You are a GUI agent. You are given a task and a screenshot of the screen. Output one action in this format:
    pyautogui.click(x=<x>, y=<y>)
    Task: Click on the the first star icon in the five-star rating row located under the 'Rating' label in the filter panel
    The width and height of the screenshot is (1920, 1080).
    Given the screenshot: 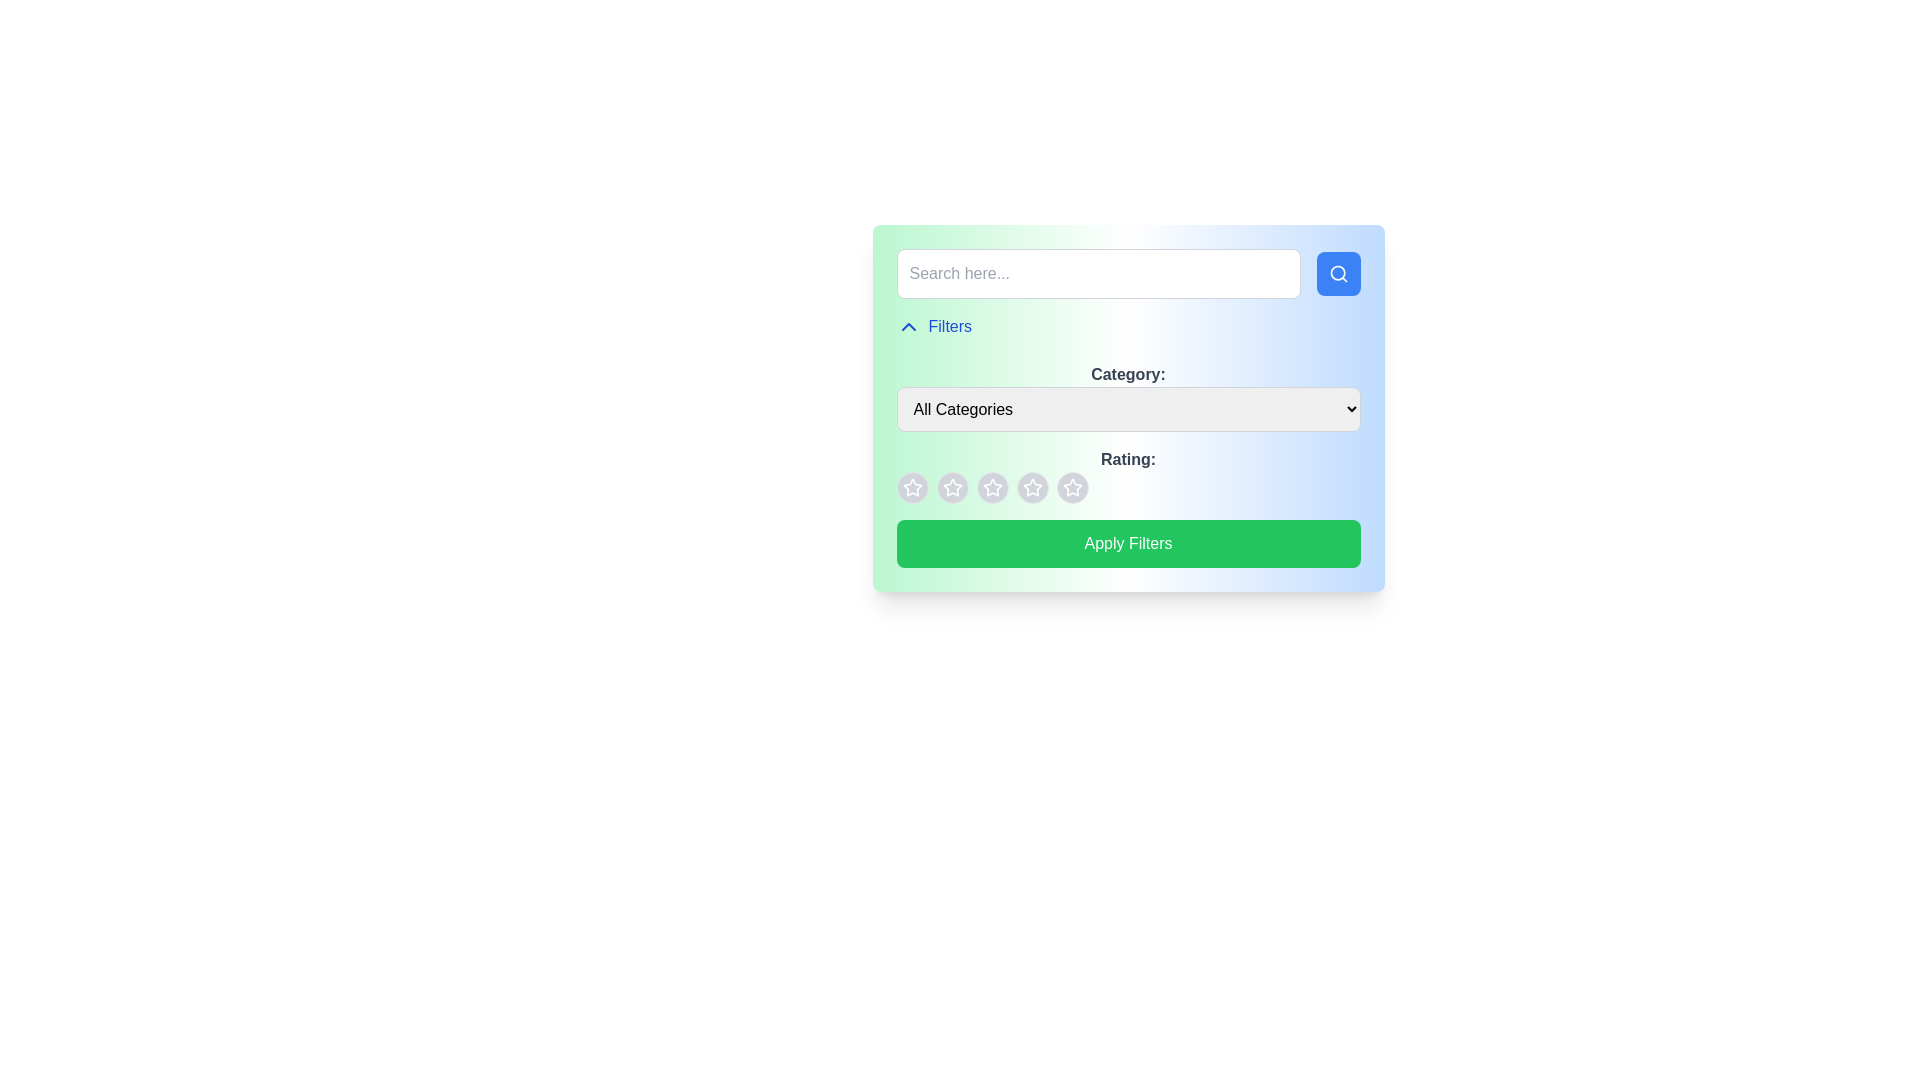 What is the action you would take?
    pyautogui.click(x=911, y=488)
    